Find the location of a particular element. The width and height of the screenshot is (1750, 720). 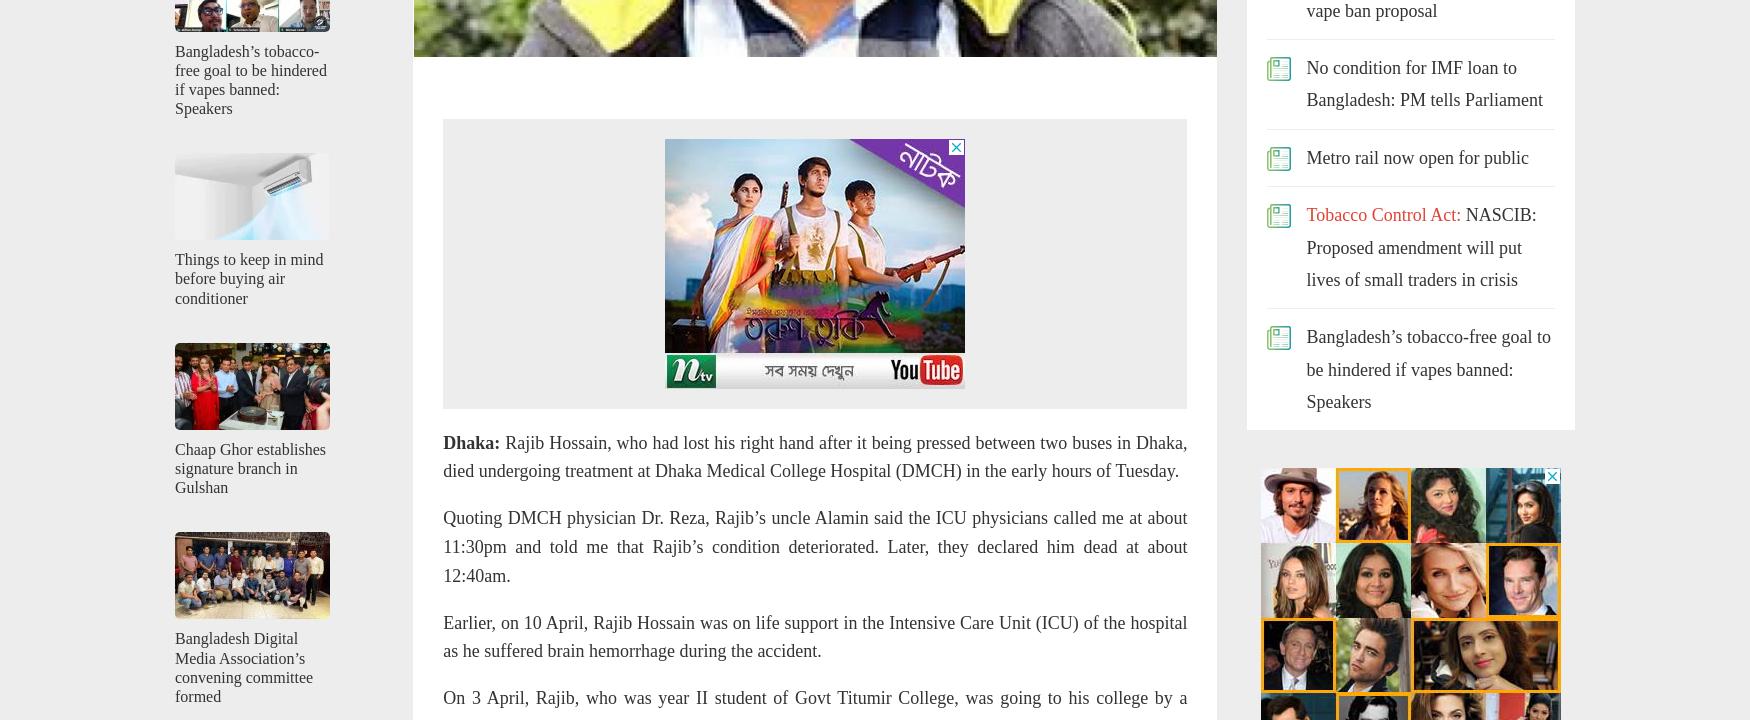

'No condition for IMF loan to Bangladesh: PM tells Parliament' is located at coordinates (1422, 82).